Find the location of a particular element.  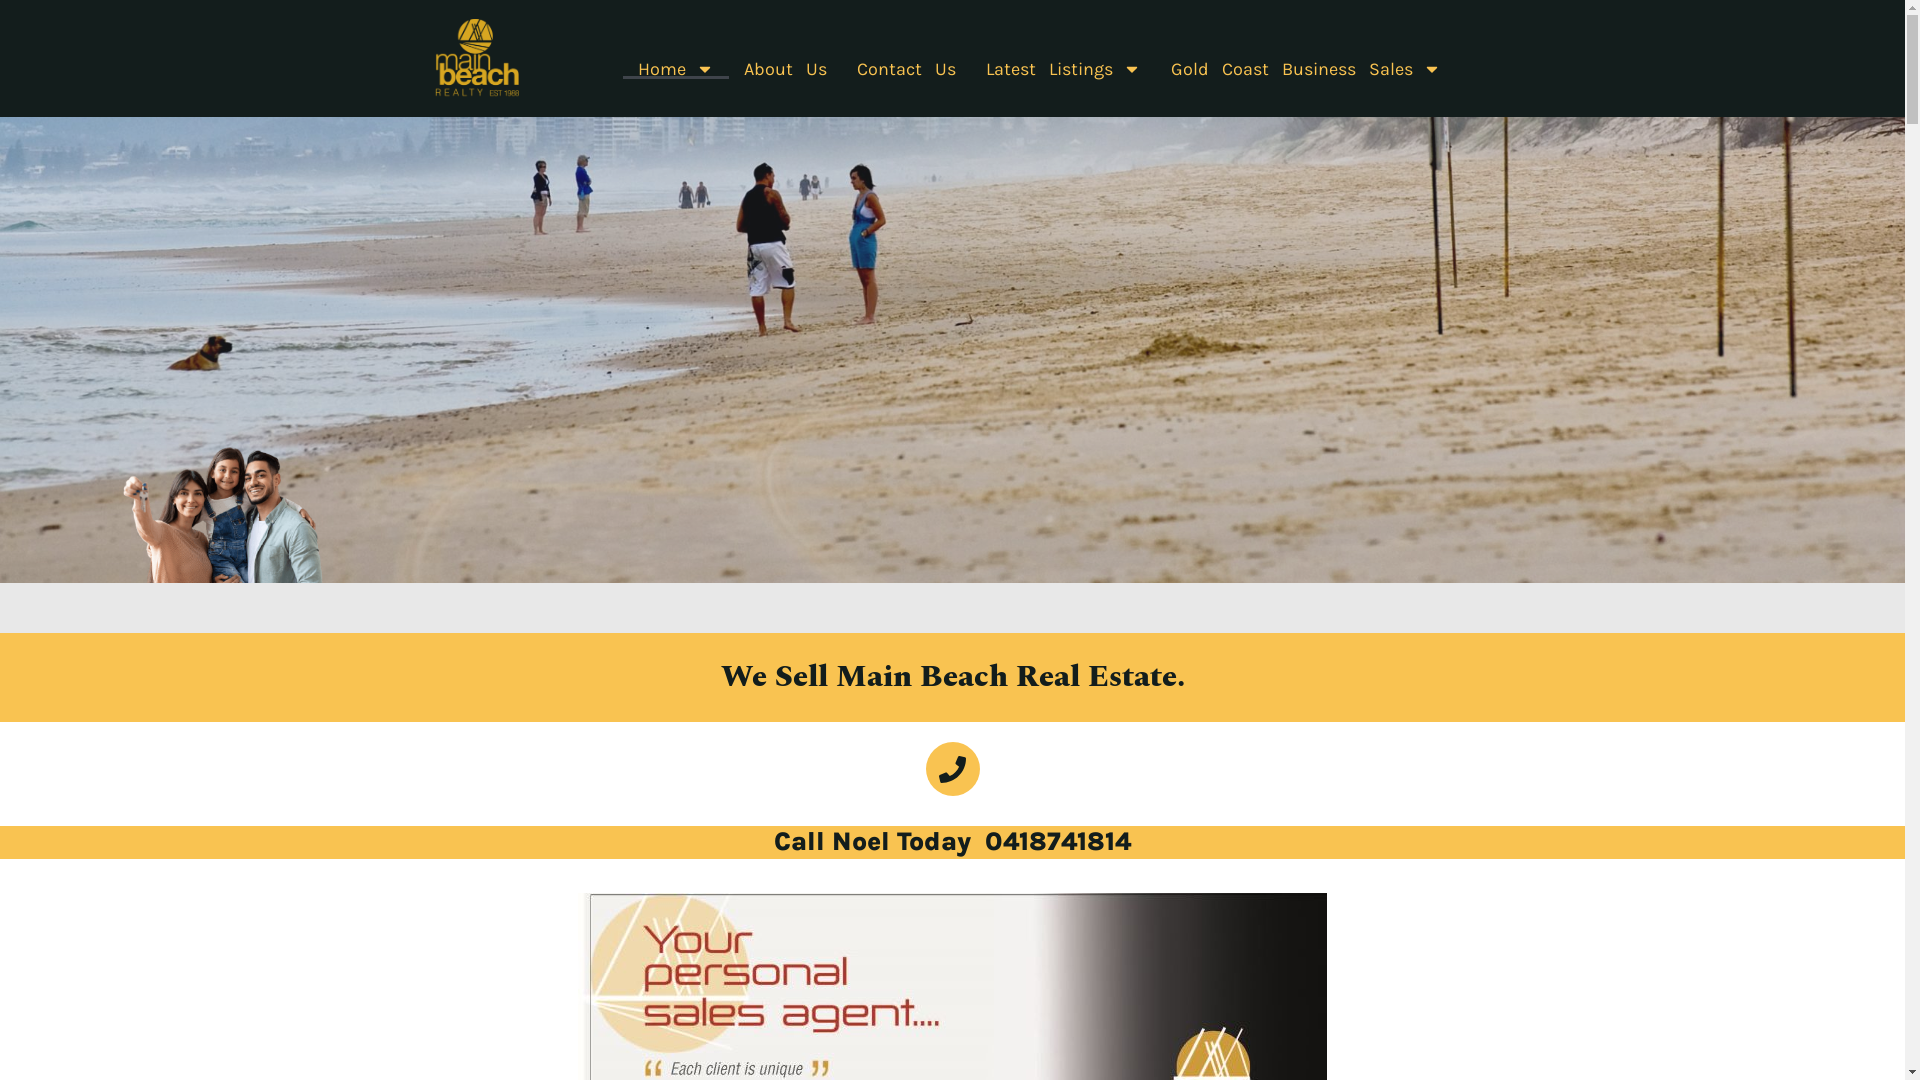

'Latest Listings' is located at coordinates (970, 68).